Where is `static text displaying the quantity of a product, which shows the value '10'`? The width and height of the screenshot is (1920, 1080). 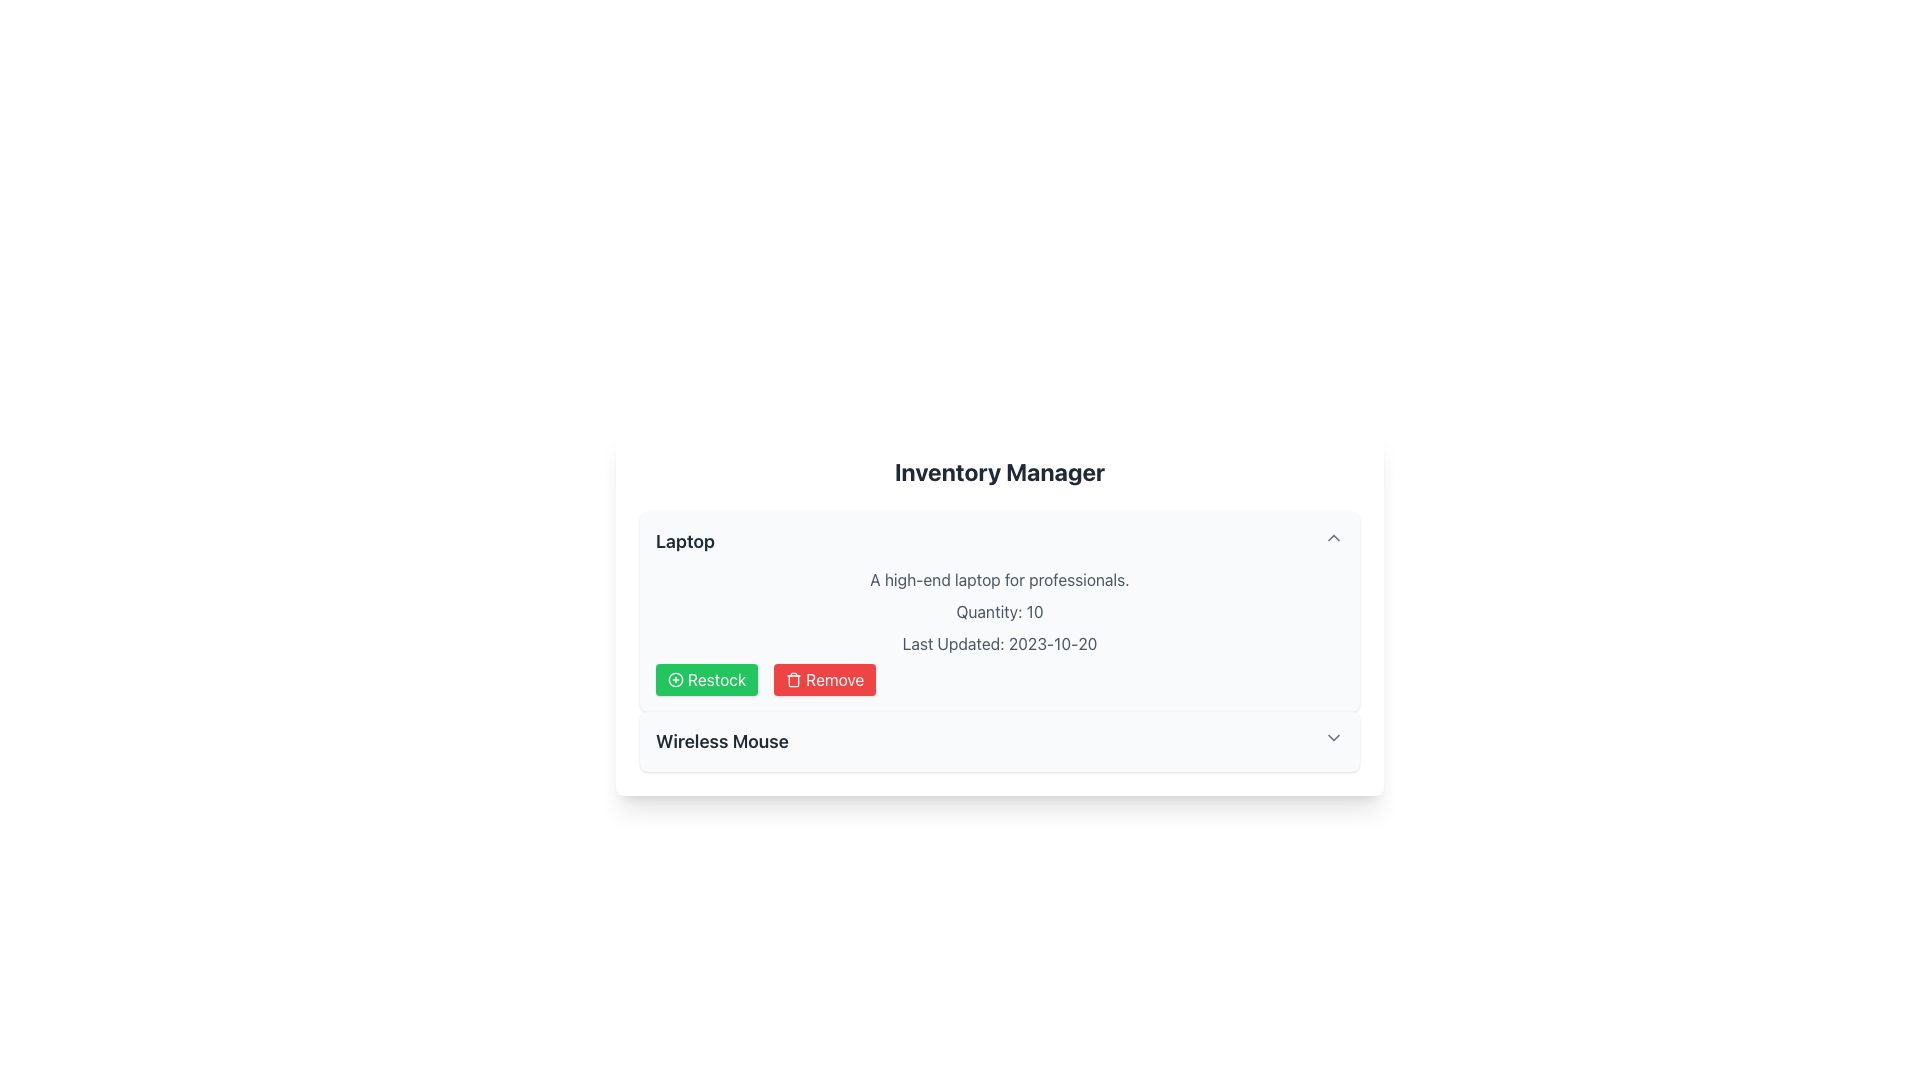
static text displaying the quantity of a product, which shows the value '10' is located at coordinates (999, 611).